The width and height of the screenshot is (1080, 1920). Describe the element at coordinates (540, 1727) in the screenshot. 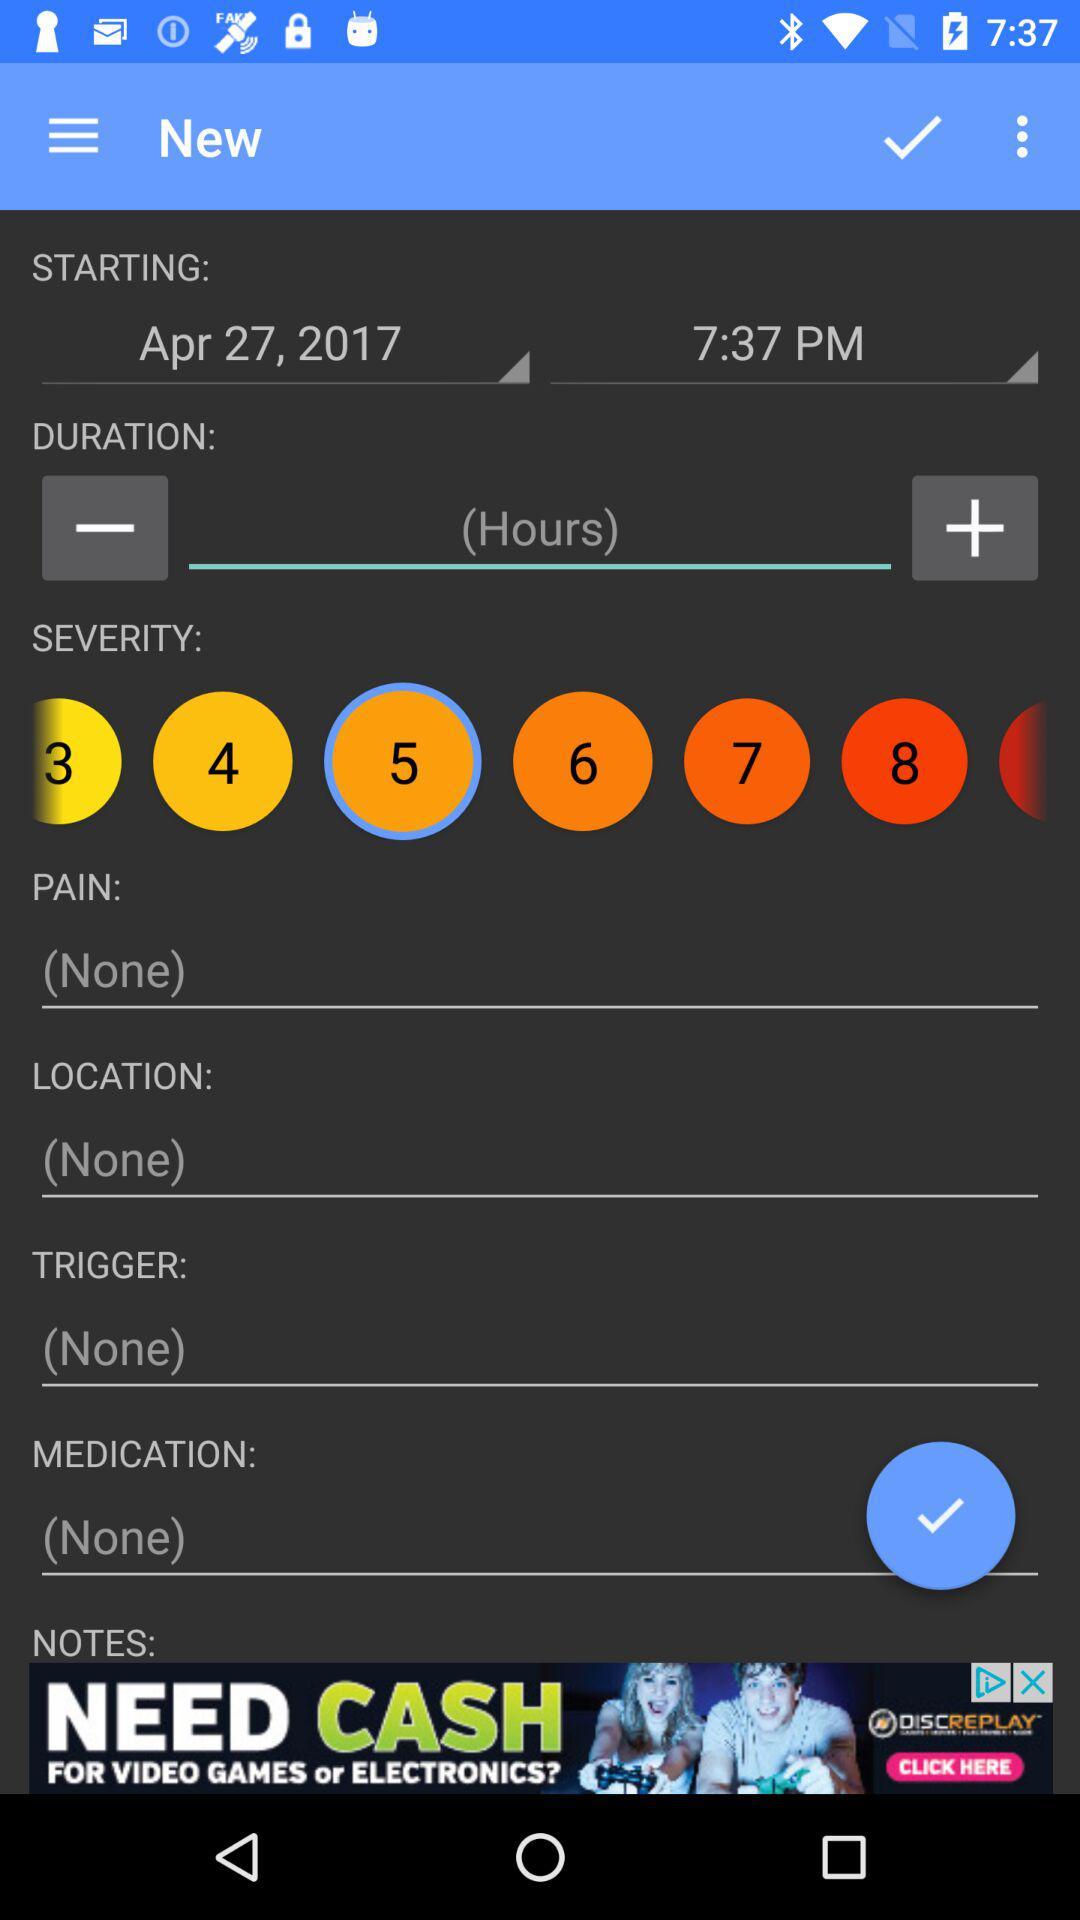

I see `option` at that location.